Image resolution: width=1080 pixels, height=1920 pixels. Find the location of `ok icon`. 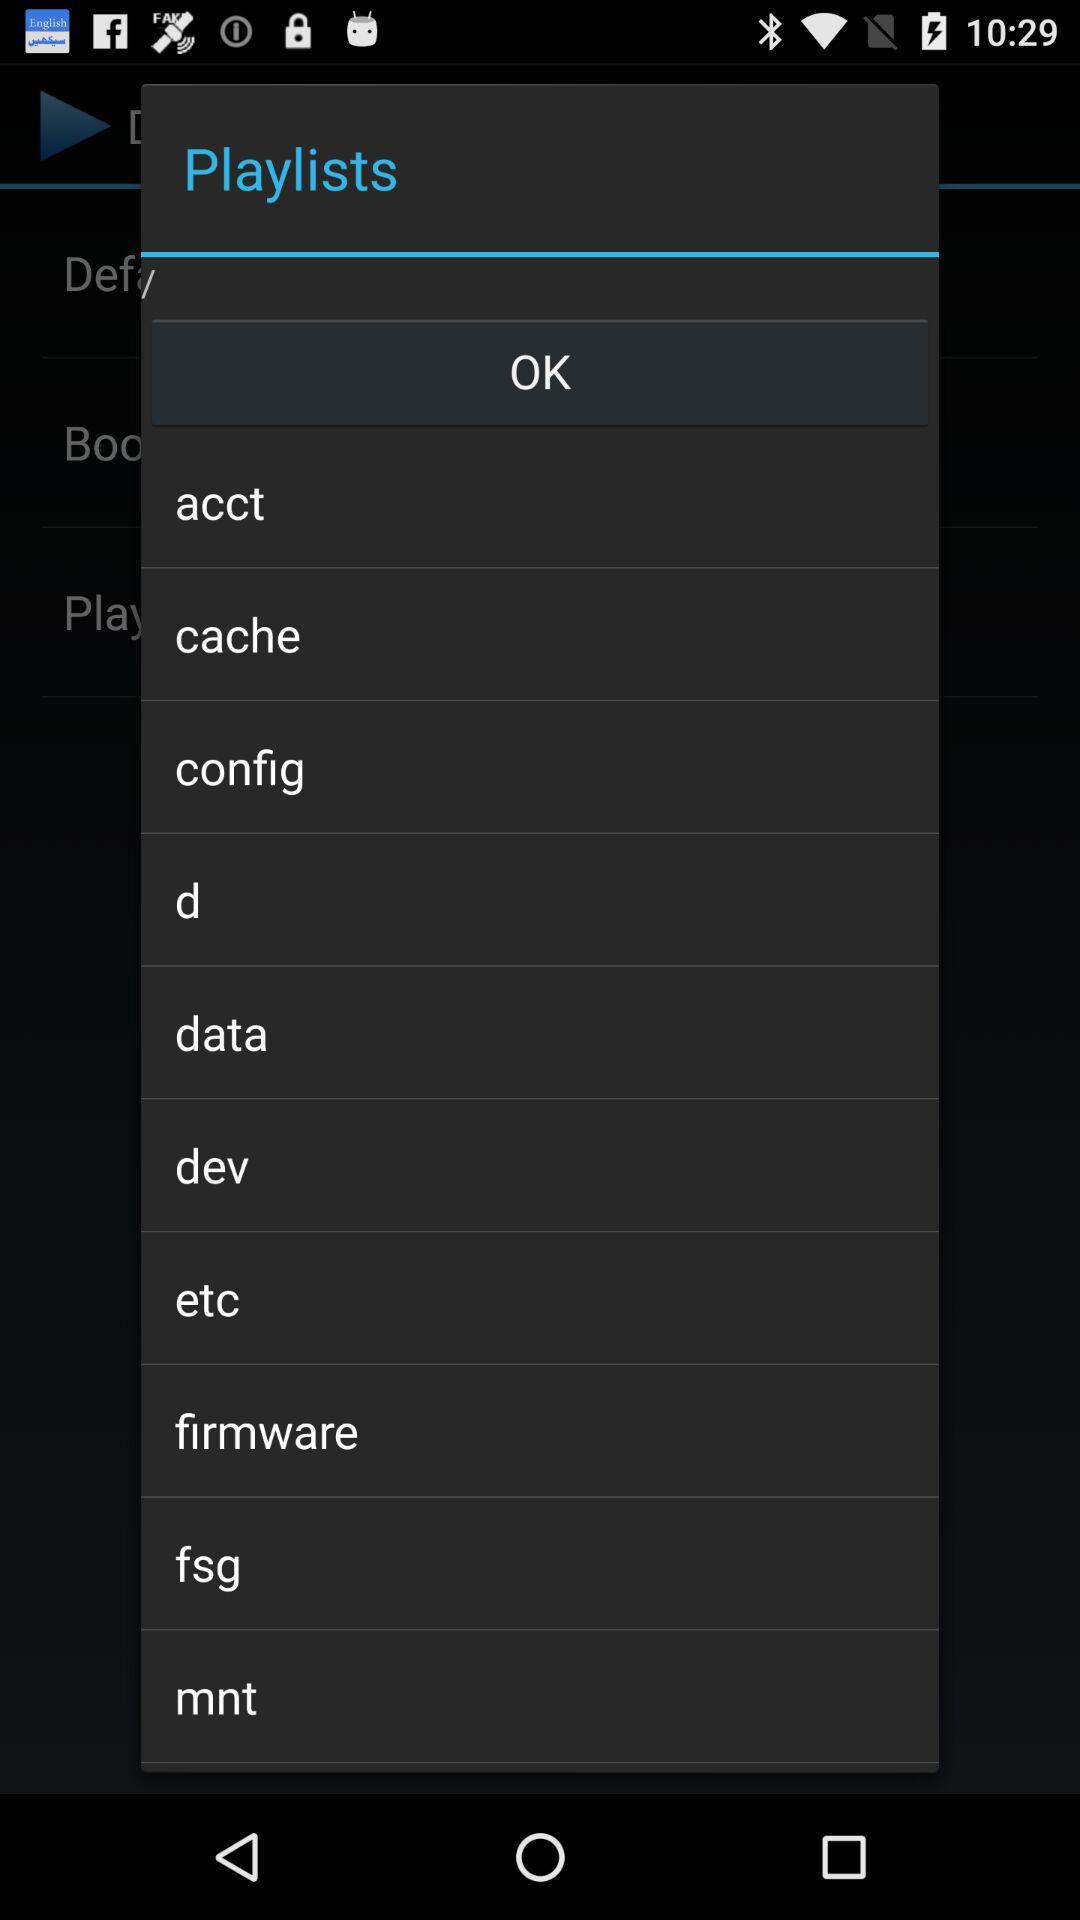

ok icon is located at coordinates (540, 371).